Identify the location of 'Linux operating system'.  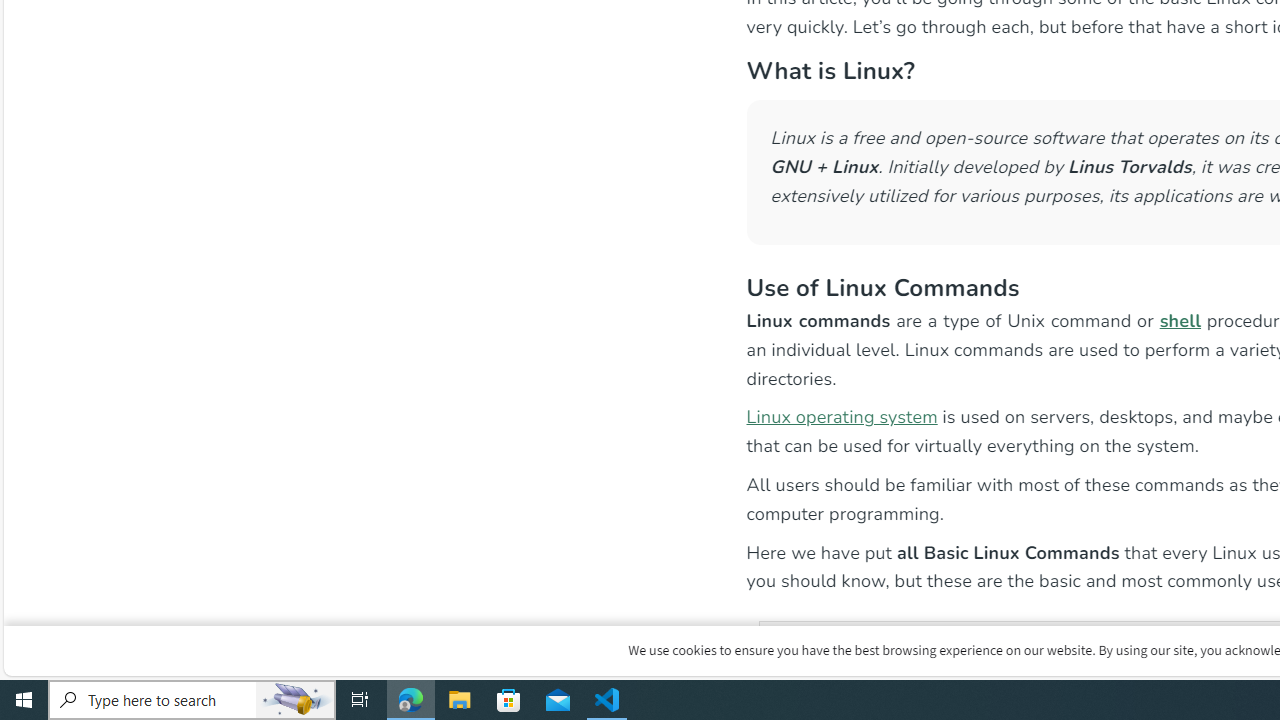
(842, 416).